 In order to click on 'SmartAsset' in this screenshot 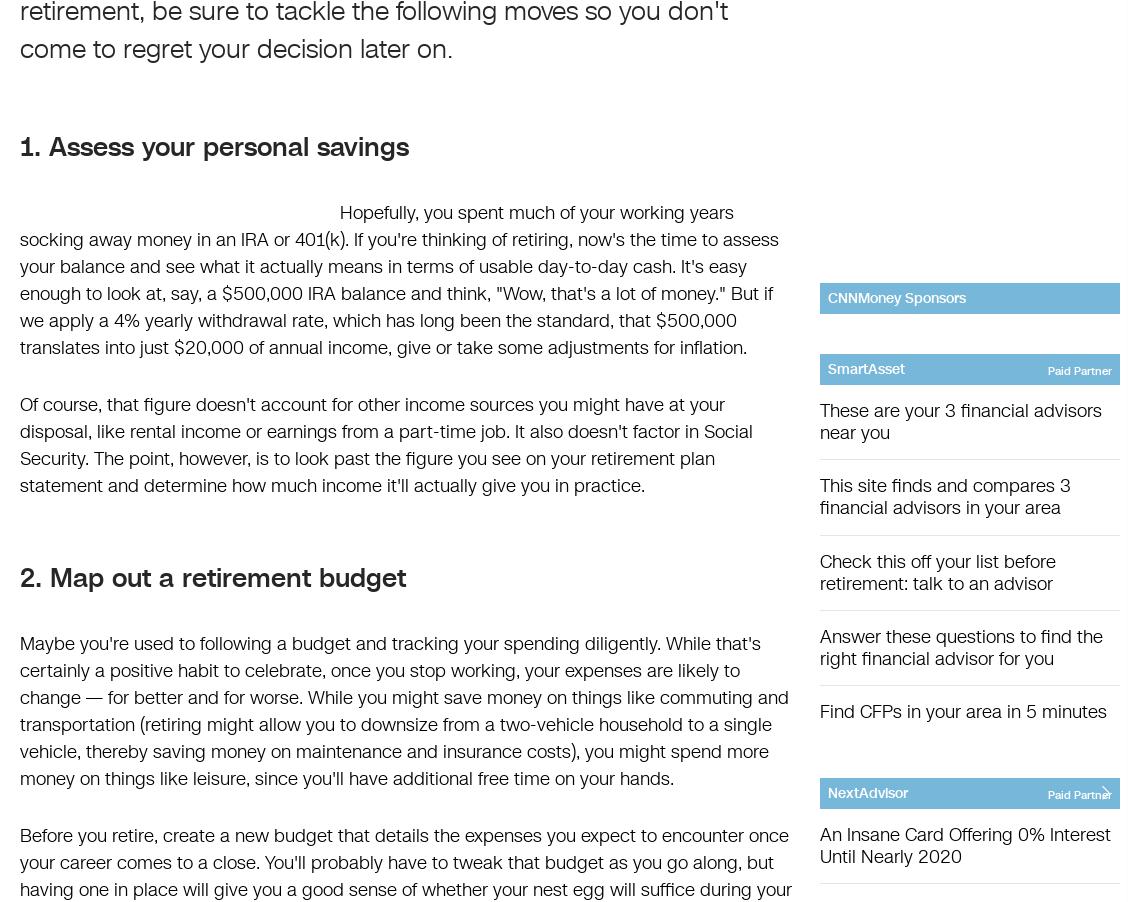, I will do `click(866, 368)`.